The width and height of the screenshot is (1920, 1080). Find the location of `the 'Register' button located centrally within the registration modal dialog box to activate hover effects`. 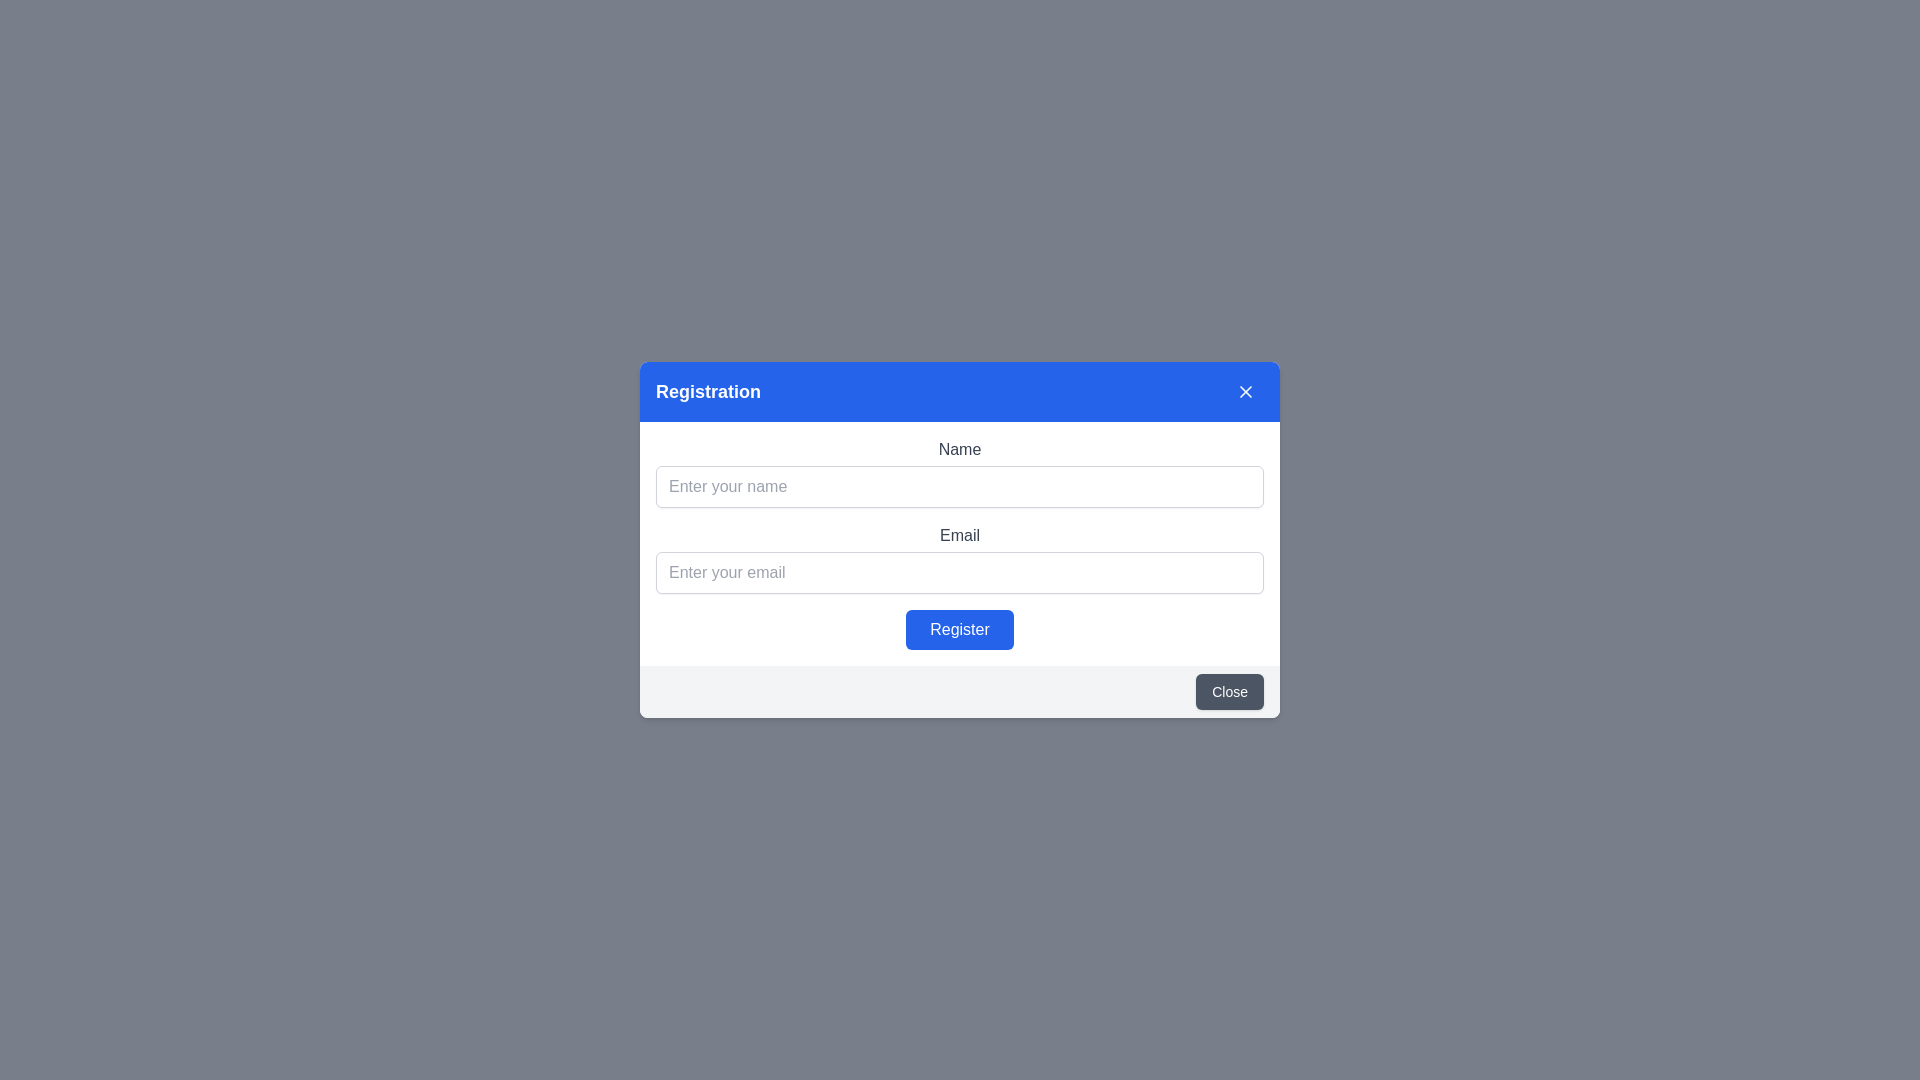

the 'Register' button located centrally within the registration modal dialog box to activate hover effects is located at coordinates (960, 628).